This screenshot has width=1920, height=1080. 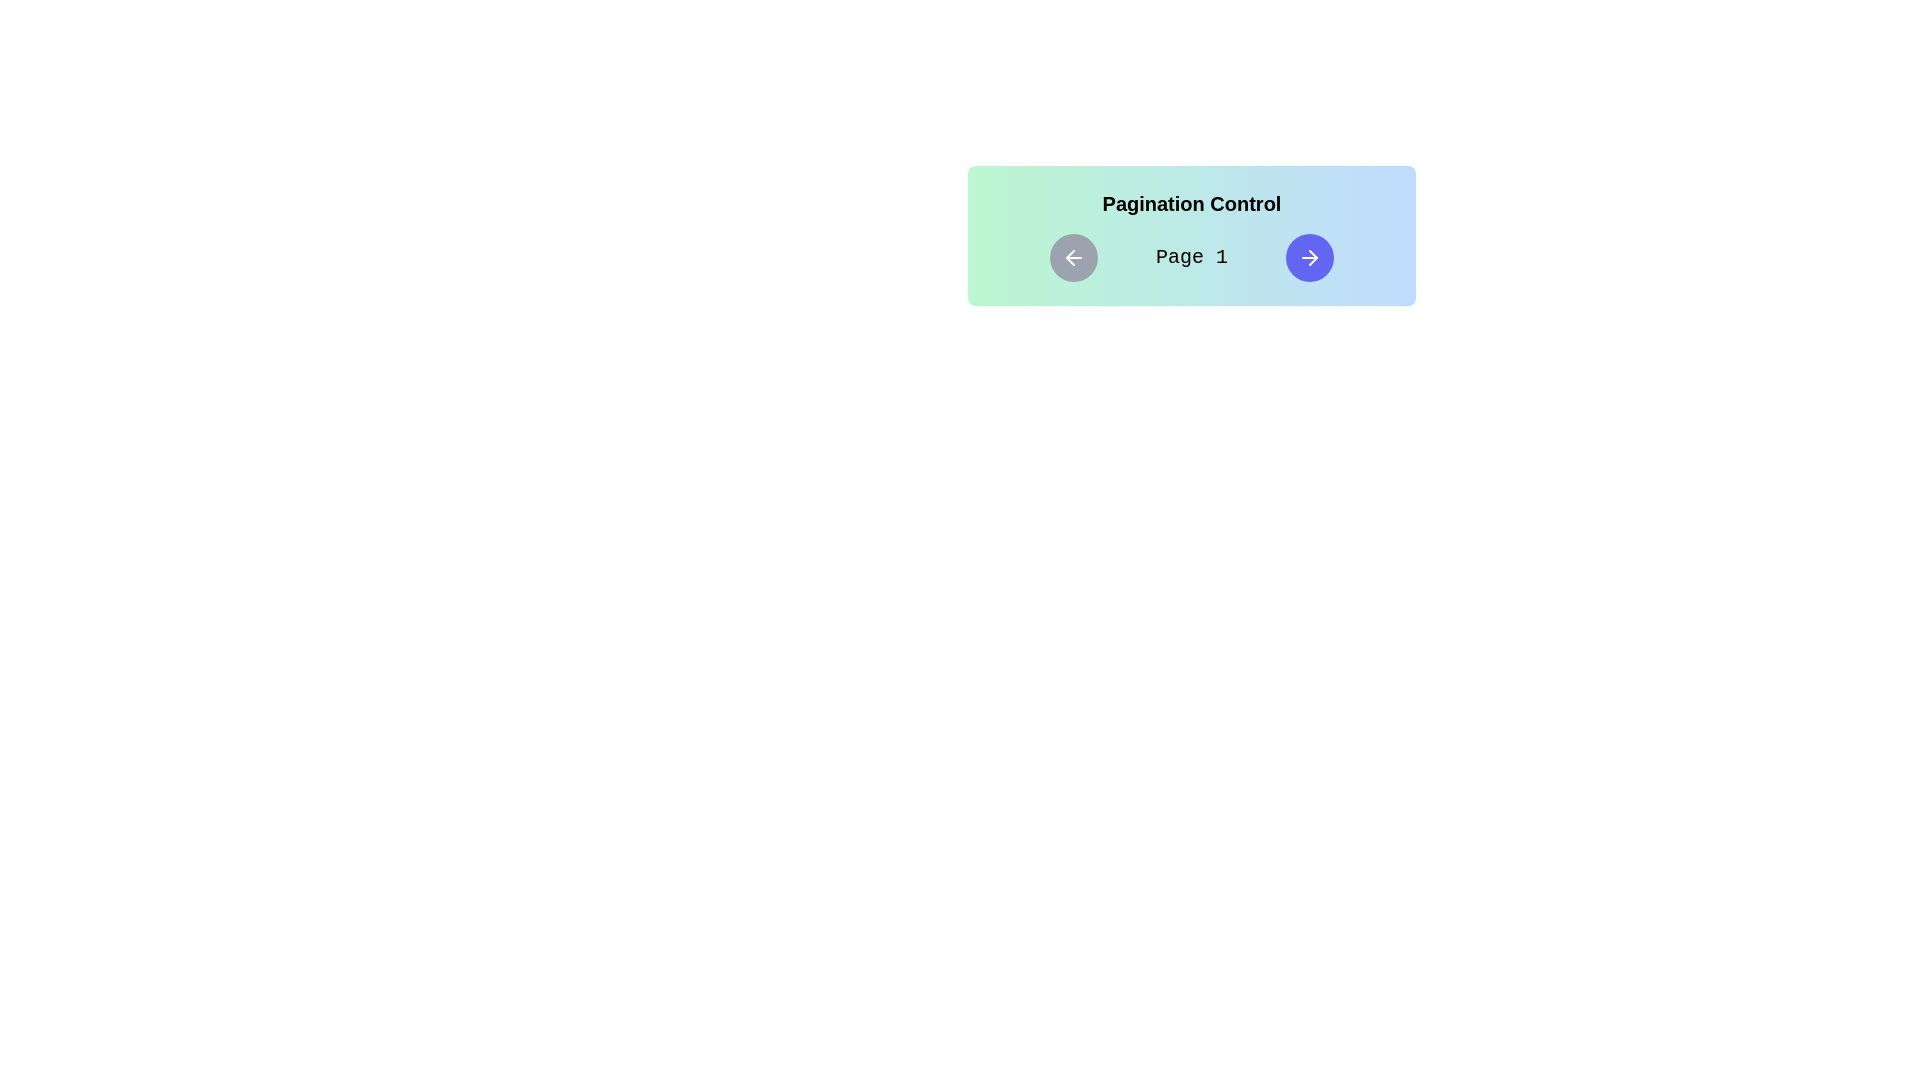 I want to click on right arrow button to navigate to the next page, so click(x=1310, y=257).